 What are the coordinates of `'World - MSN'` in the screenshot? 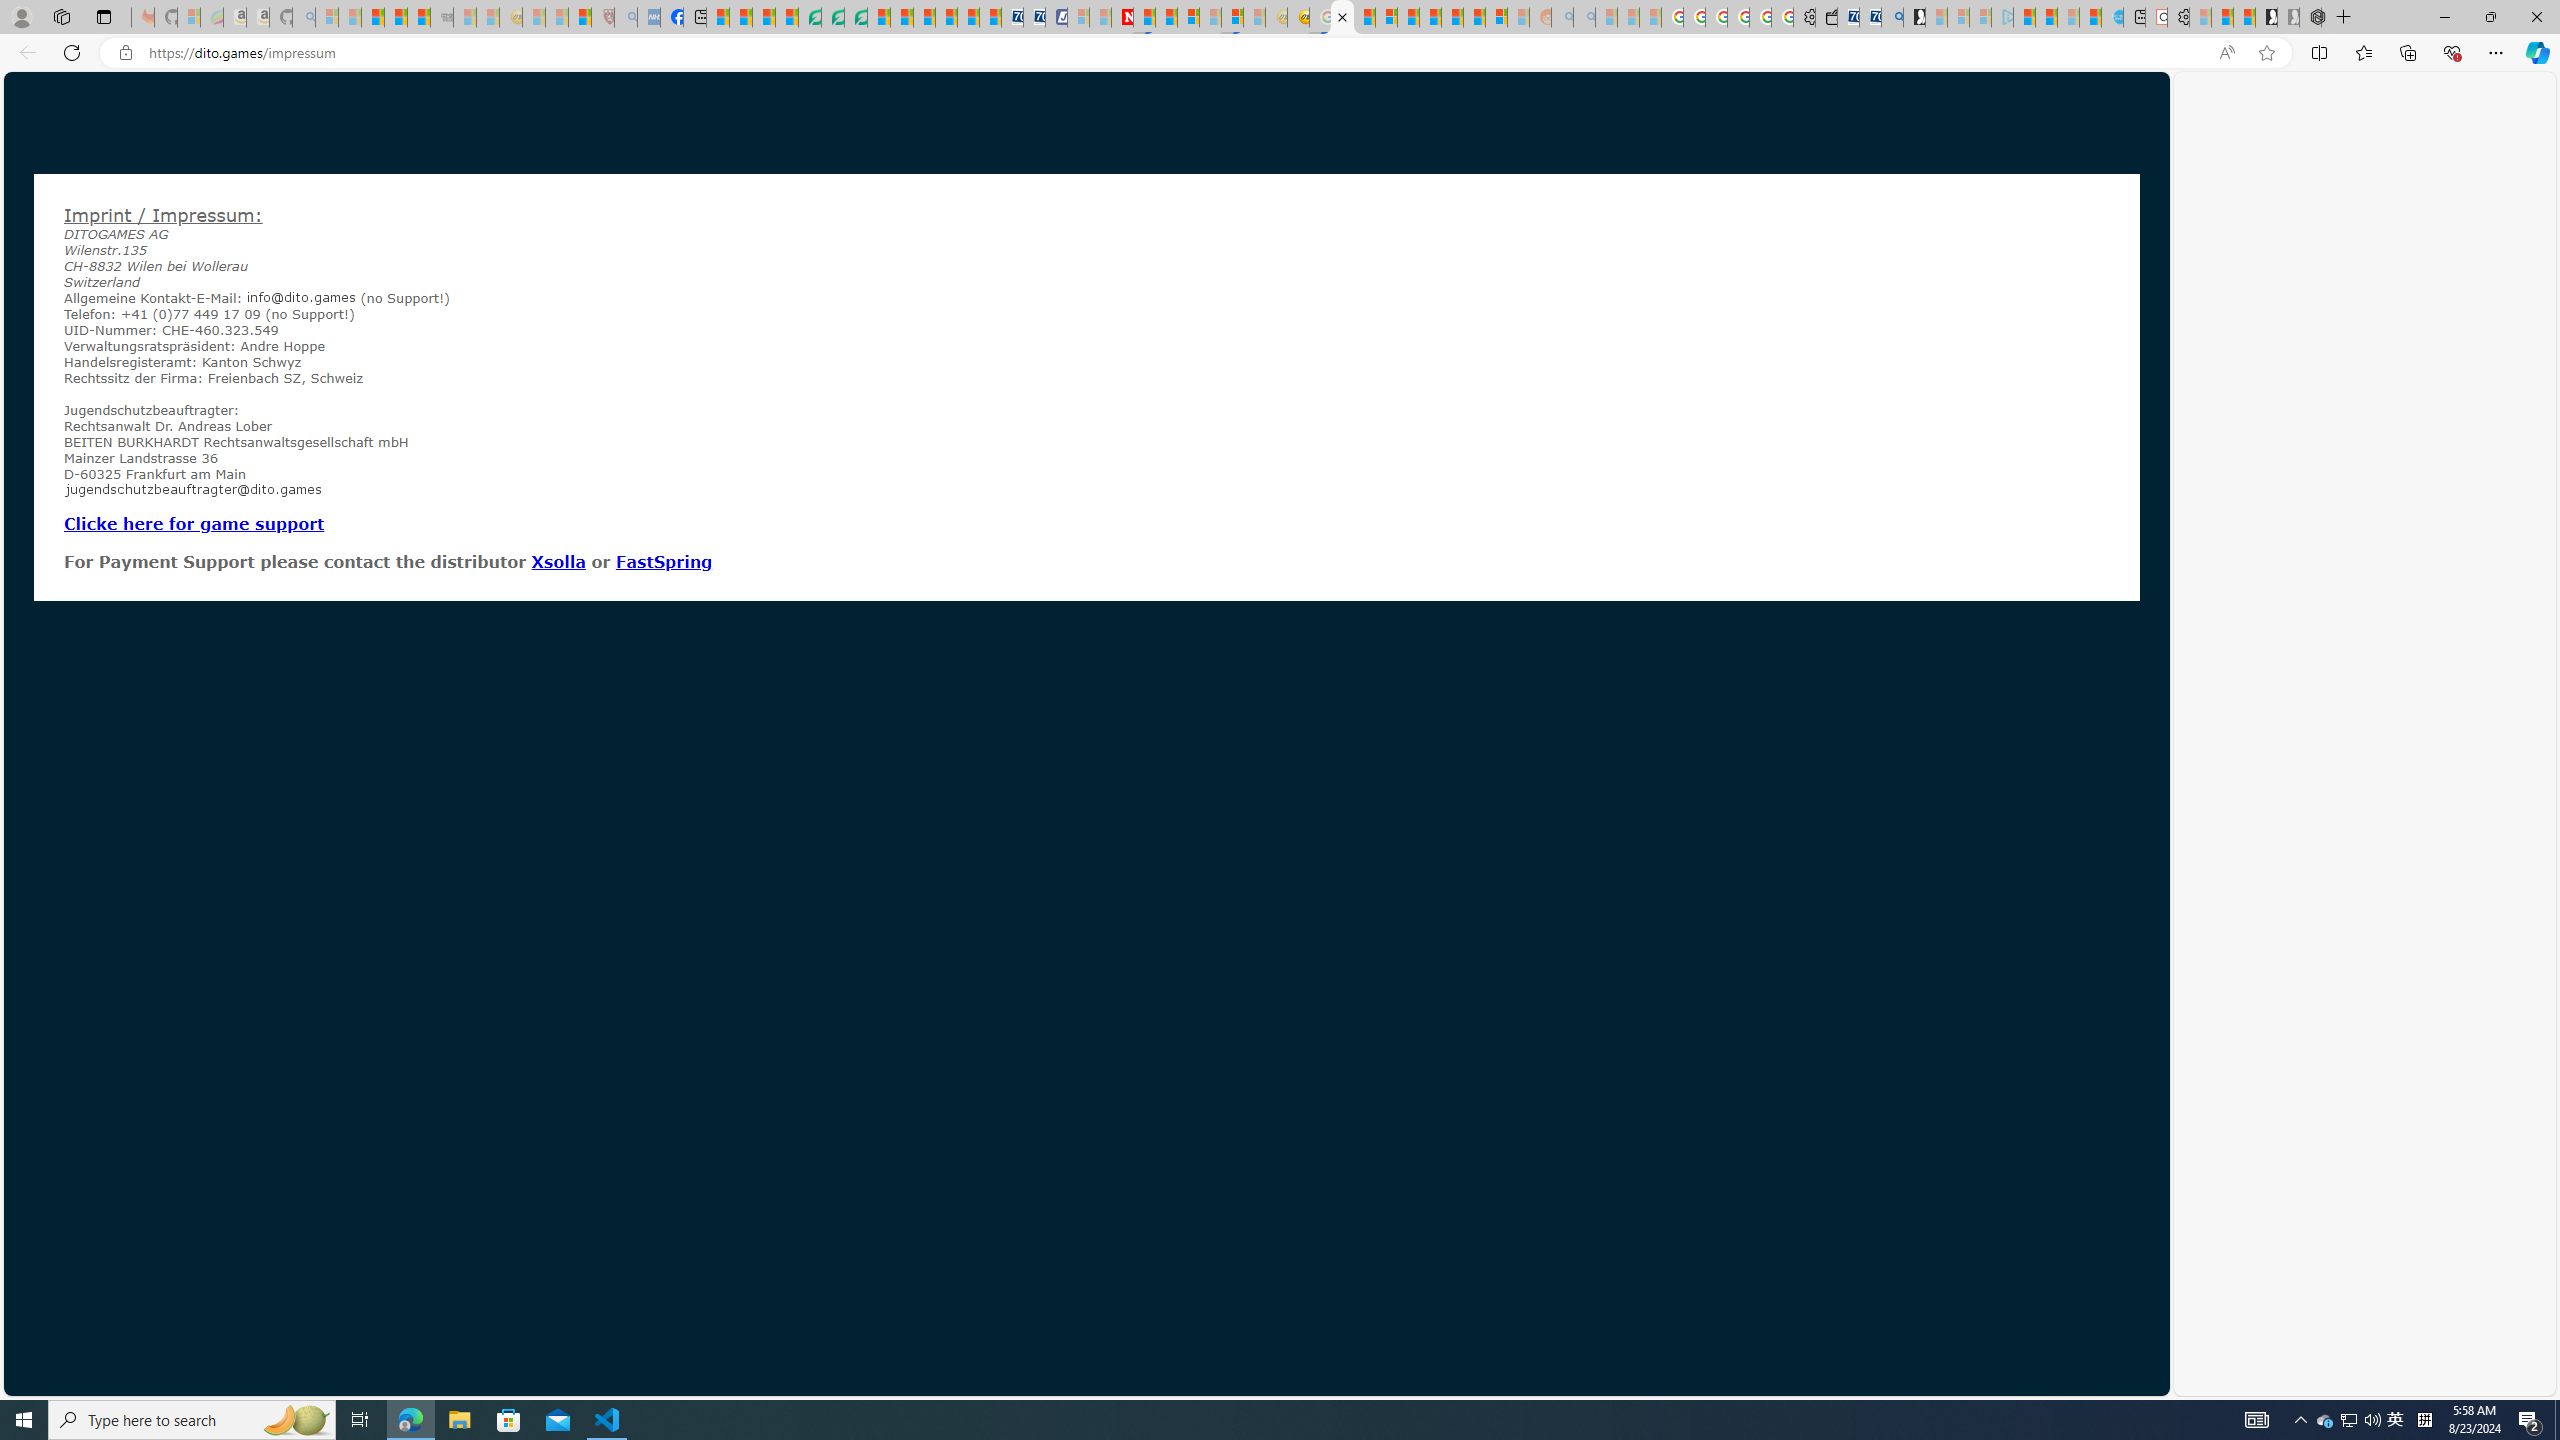 It's located at (763, 16).